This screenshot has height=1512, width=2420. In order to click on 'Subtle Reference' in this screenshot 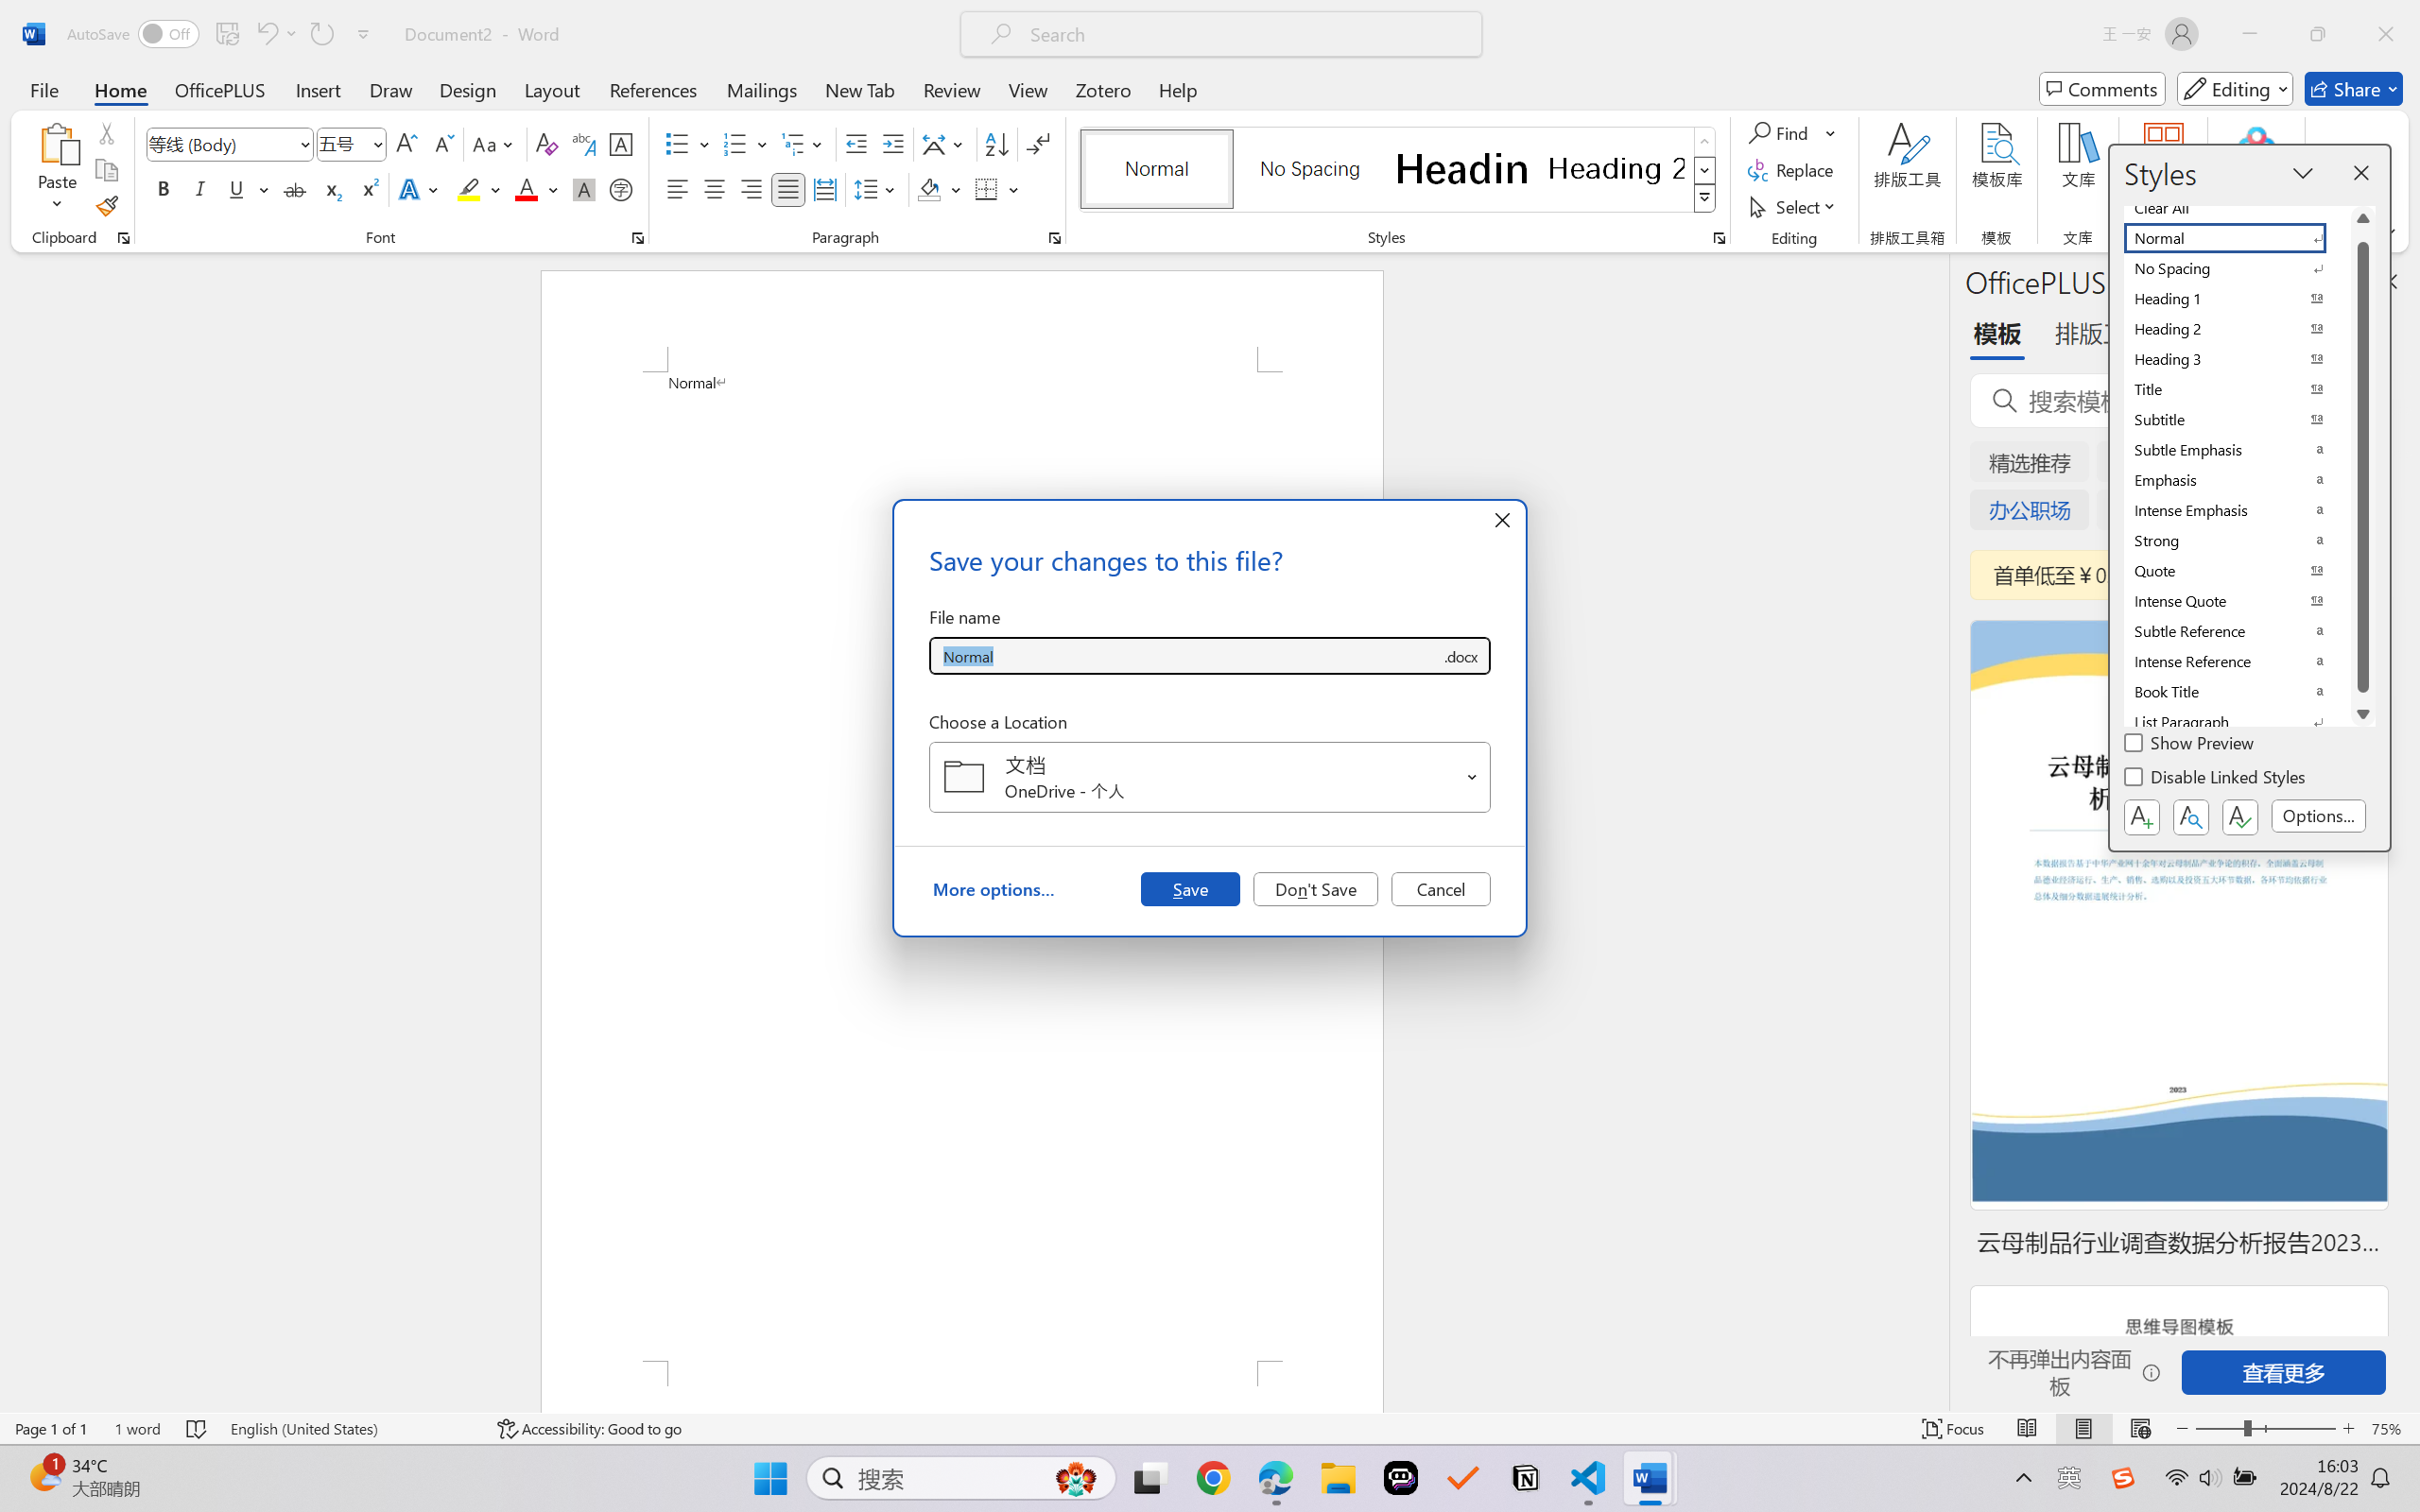, I will do `click(2237, 631)`.